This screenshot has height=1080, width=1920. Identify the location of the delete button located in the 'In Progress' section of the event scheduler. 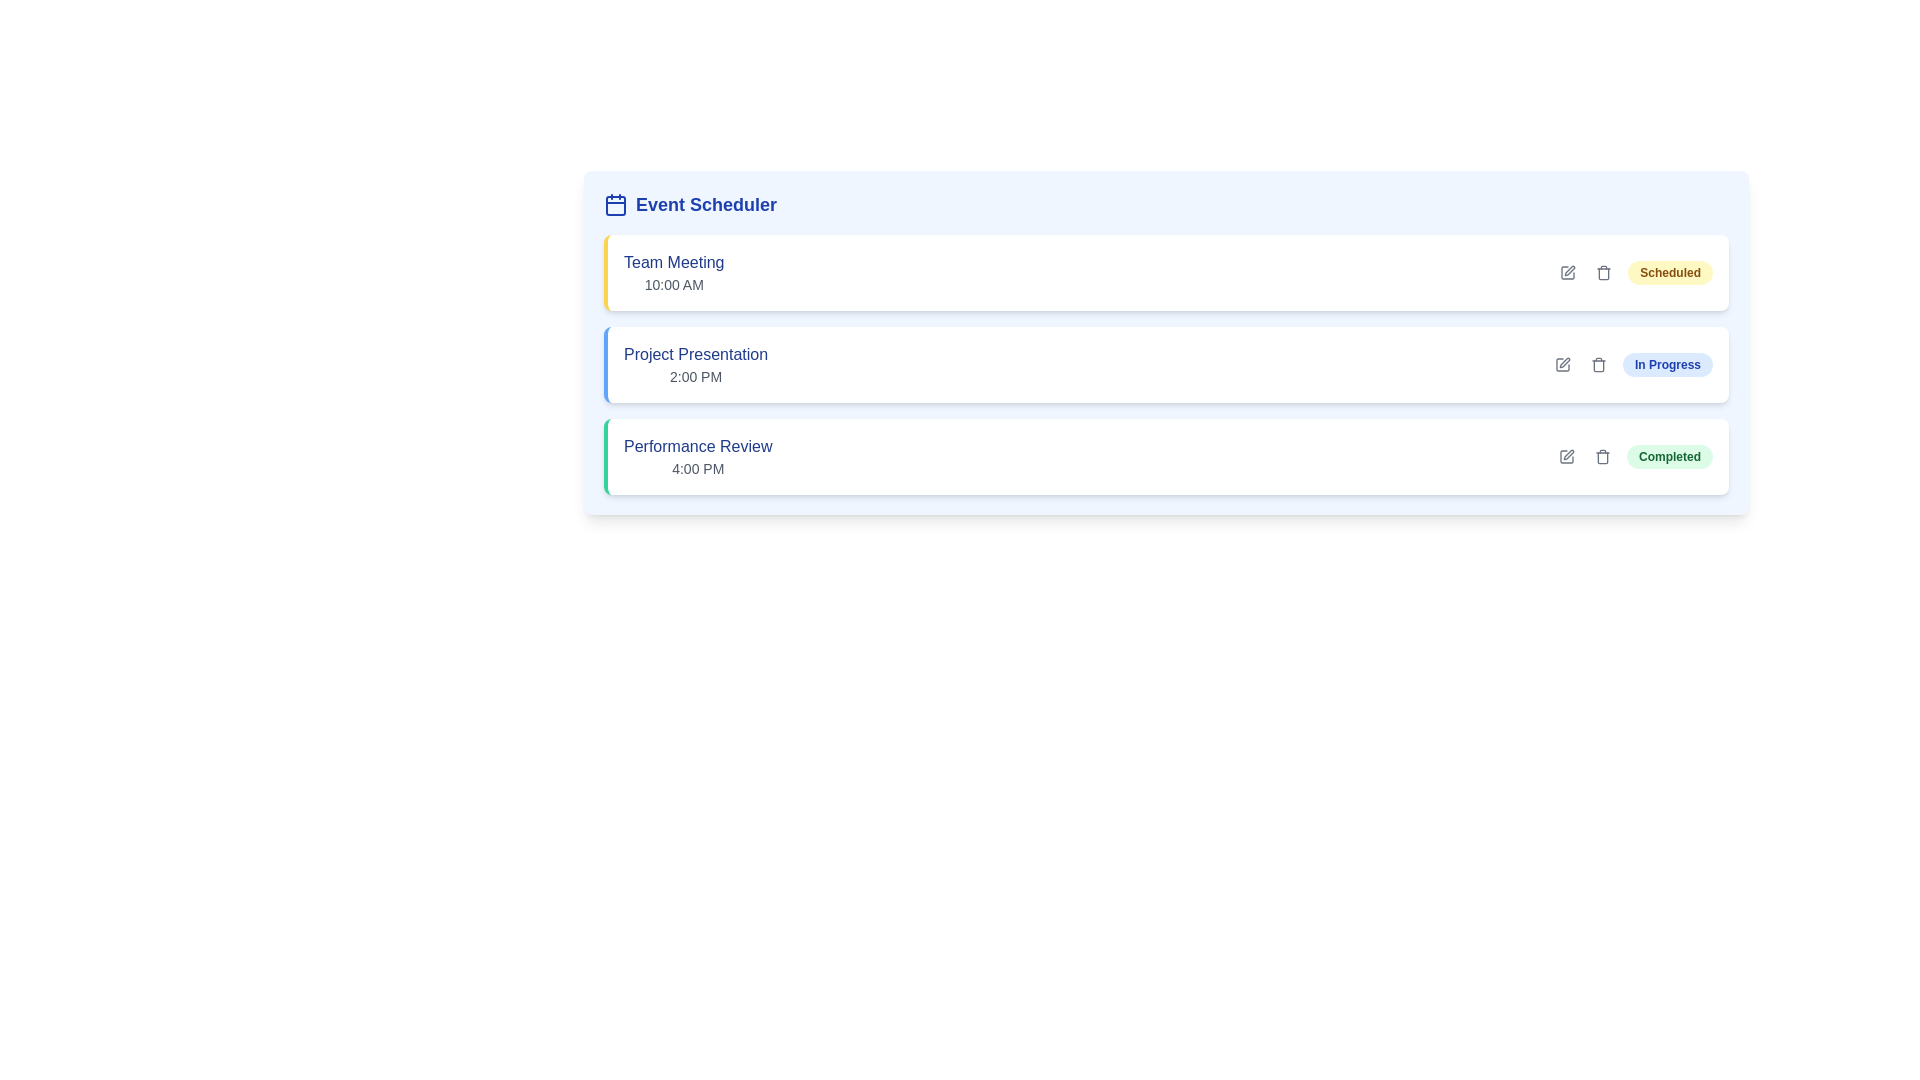
(1597, 365).